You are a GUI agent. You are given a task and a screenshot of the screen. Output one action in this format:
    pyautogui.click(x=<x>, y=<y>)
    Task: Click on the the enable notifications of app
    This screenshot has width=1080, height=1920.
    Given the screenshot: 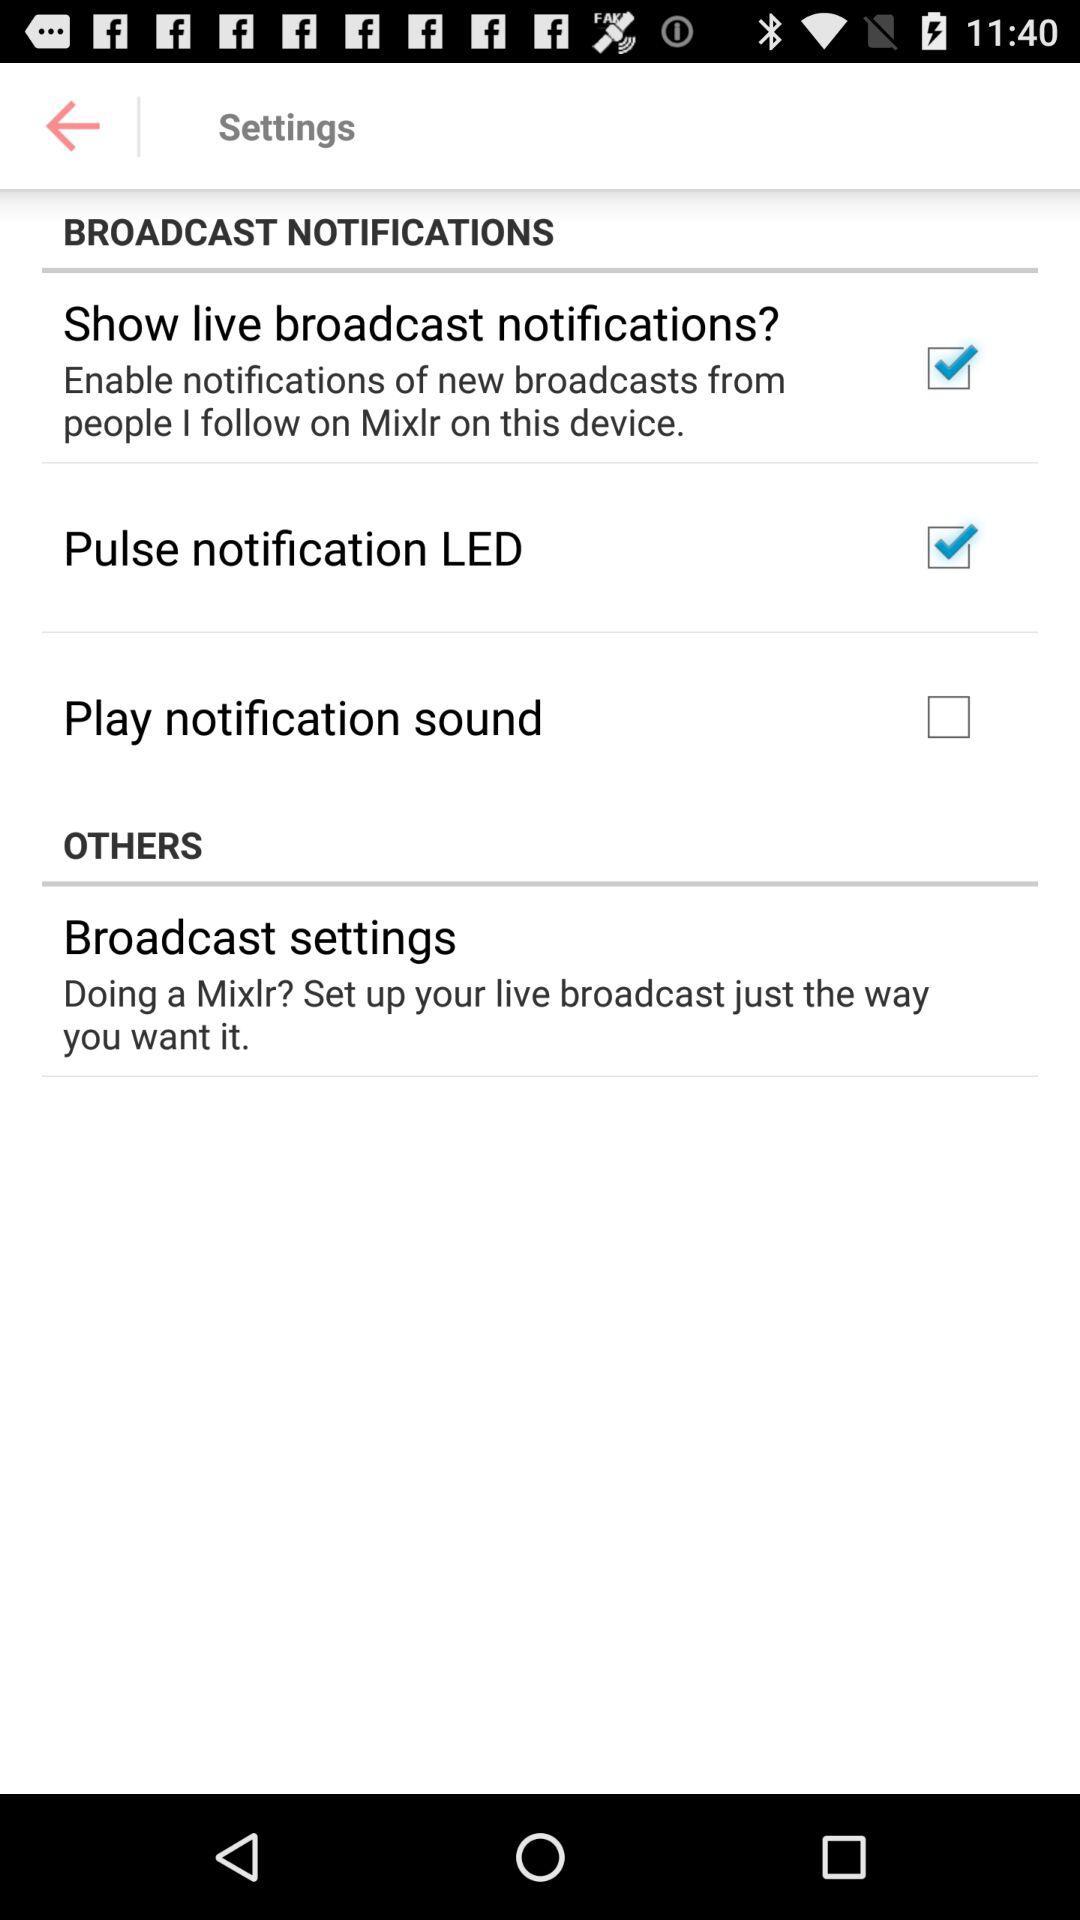 What is the action you would take?
    pyautogui.click(x=463, y=400)
    